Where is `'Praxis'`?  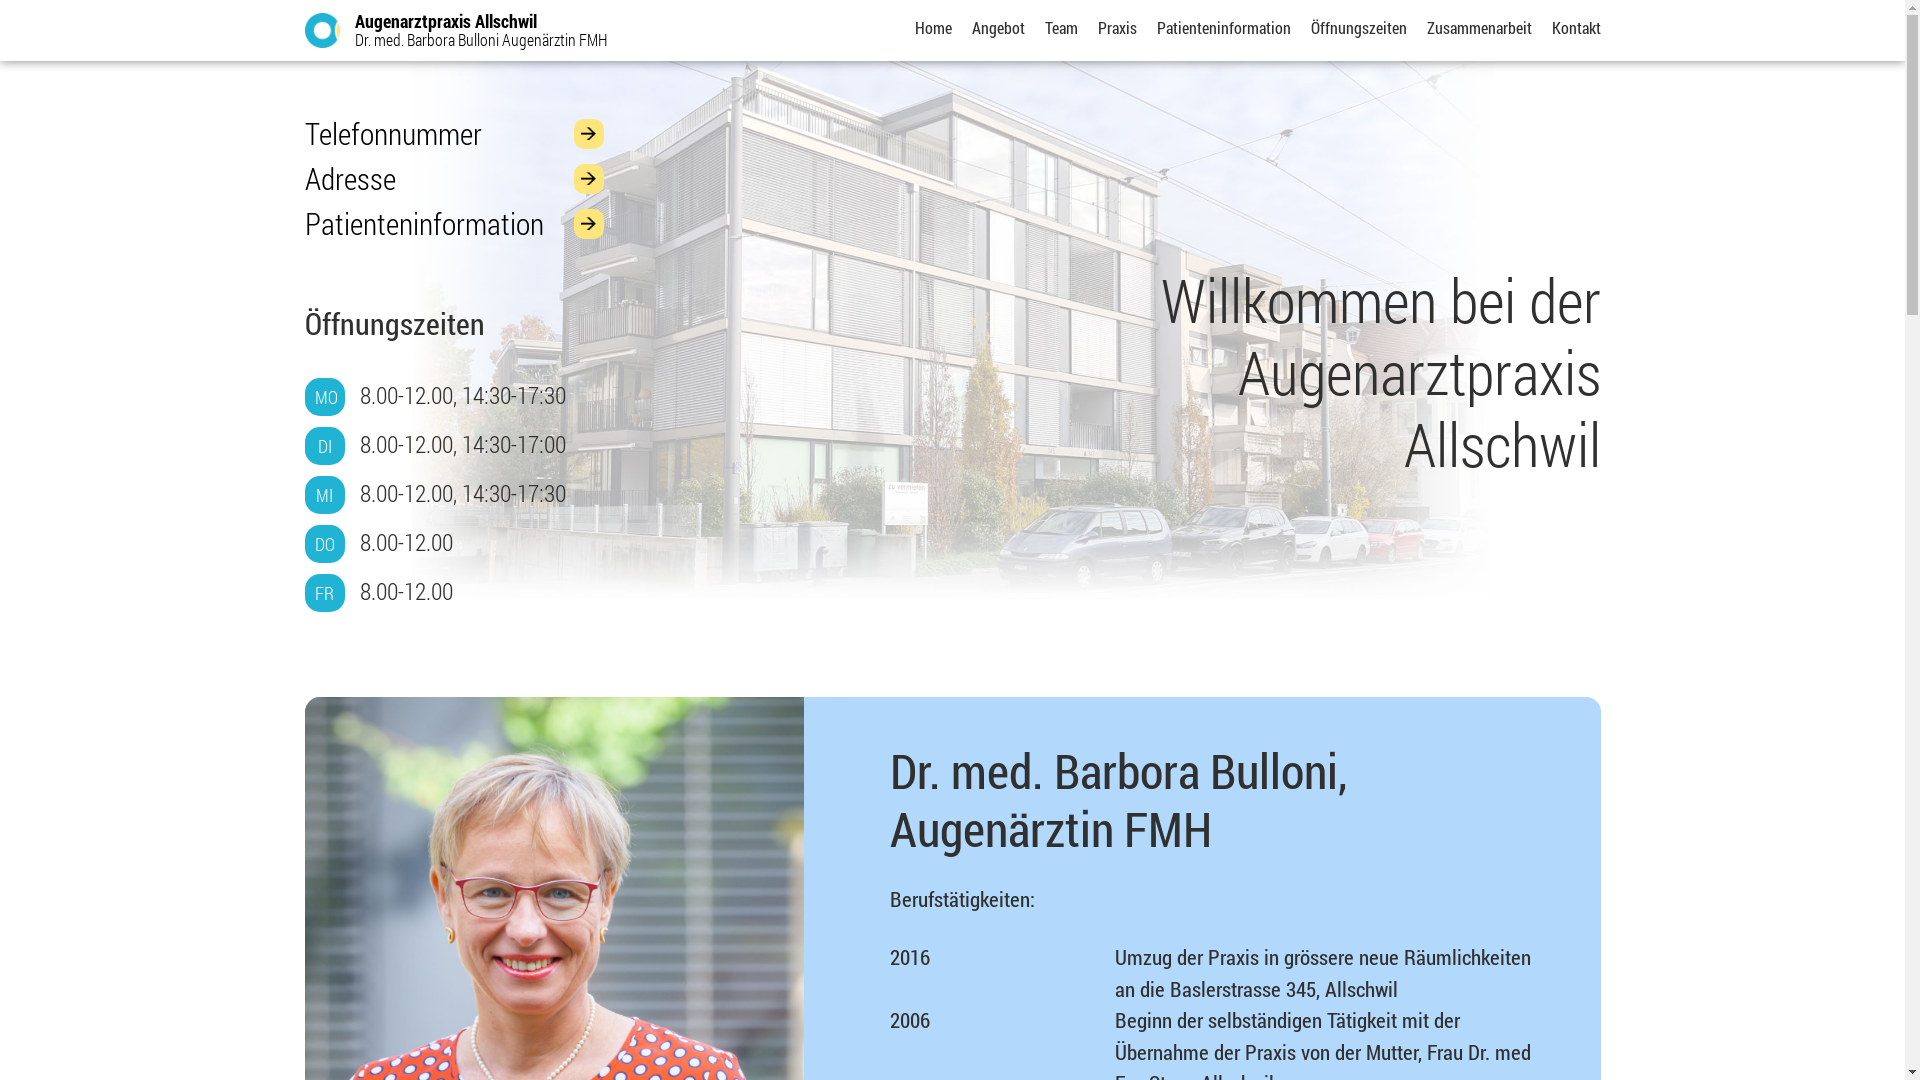 'Praxis' is located at coordinates (1116, 27).